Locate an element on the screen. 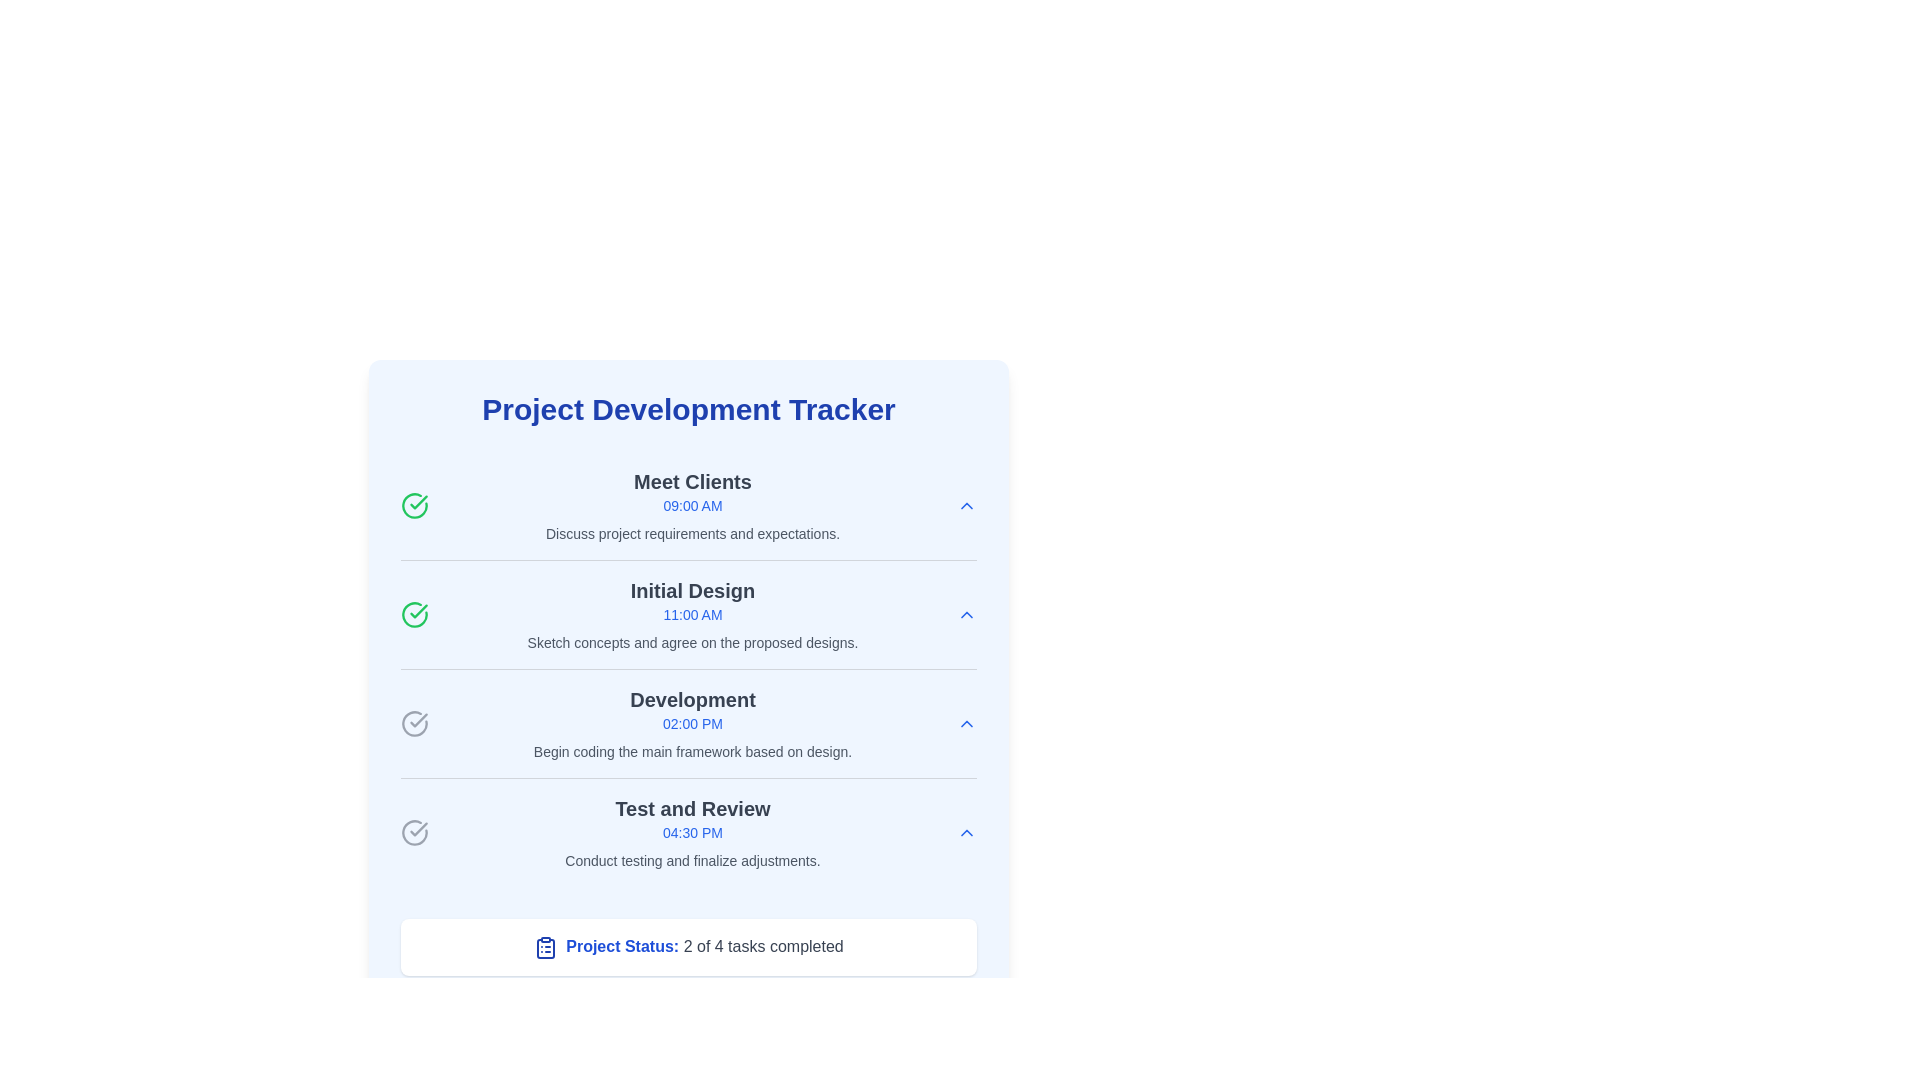 Image resolution: width=1920 pixels, height=1080 pixels. the fourth task card titled 'Test and Review' is located at coordinates (689, 832).